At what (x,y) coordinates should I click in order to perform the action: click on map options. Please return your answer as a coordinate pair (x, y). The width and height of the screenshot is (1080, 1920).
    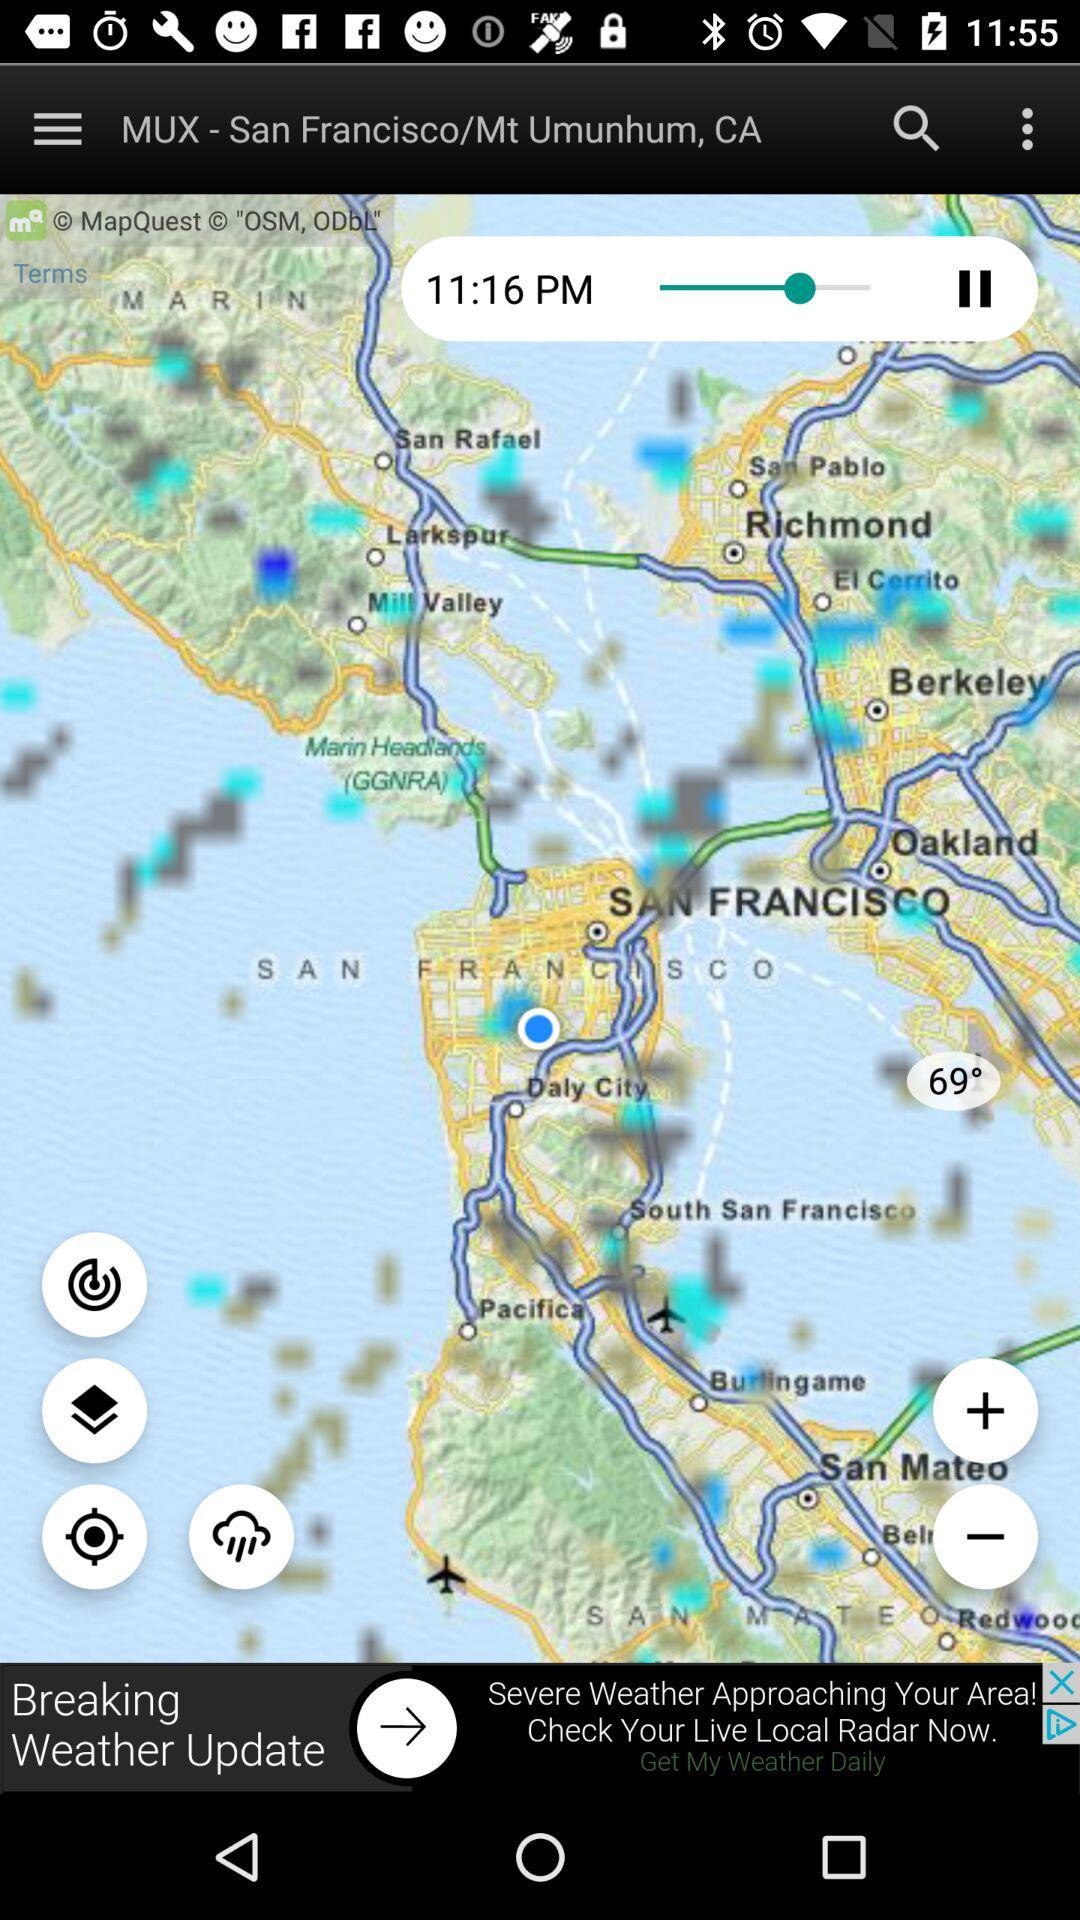
    Looking at the image, I should click on (56, 127).